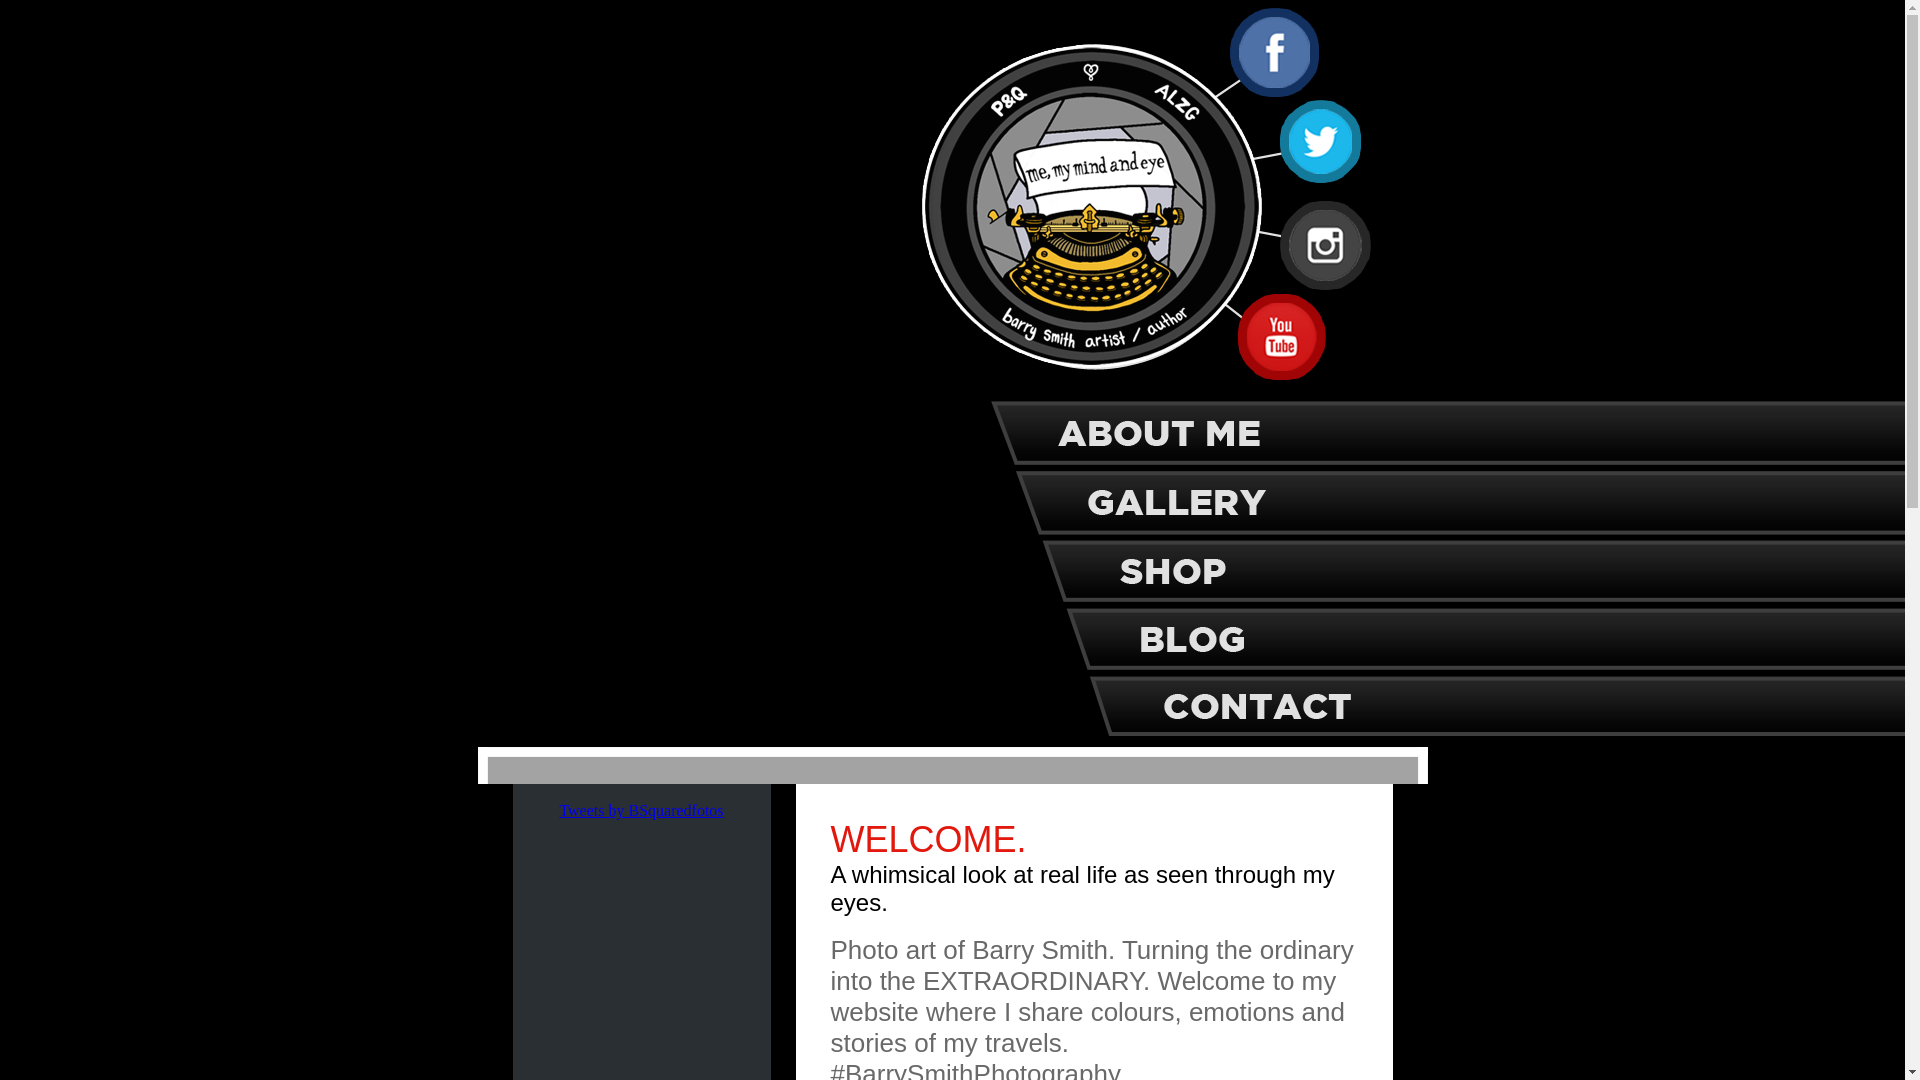 The image size is (1920, 1080). Describe the element at coordinates (641, 810) in the screenshot. I see `'Tweets by BSquaredfotos'` at that location.